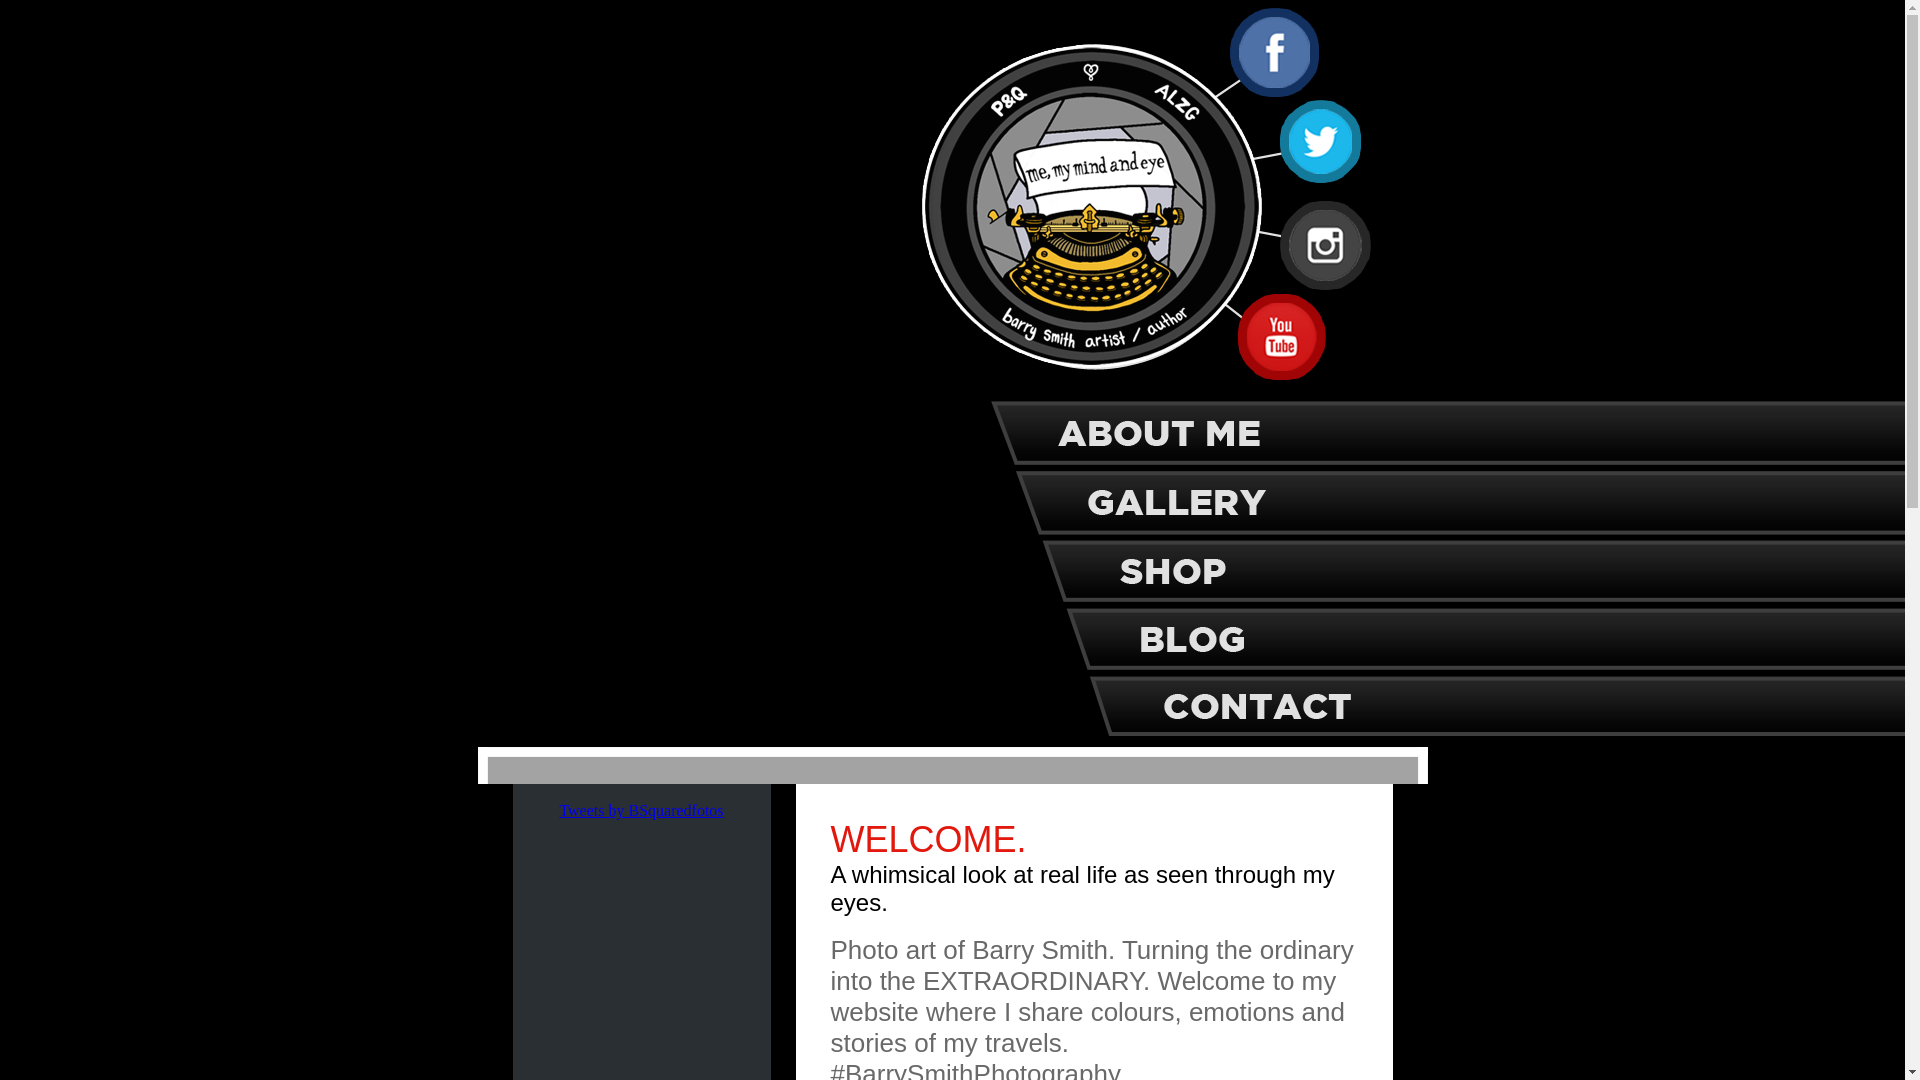 The image size is (1920, 1080). Describe the element at coordinates (641, 810) in the screenshot. I see `'Tweets by BSquaredfotos'` at that location.